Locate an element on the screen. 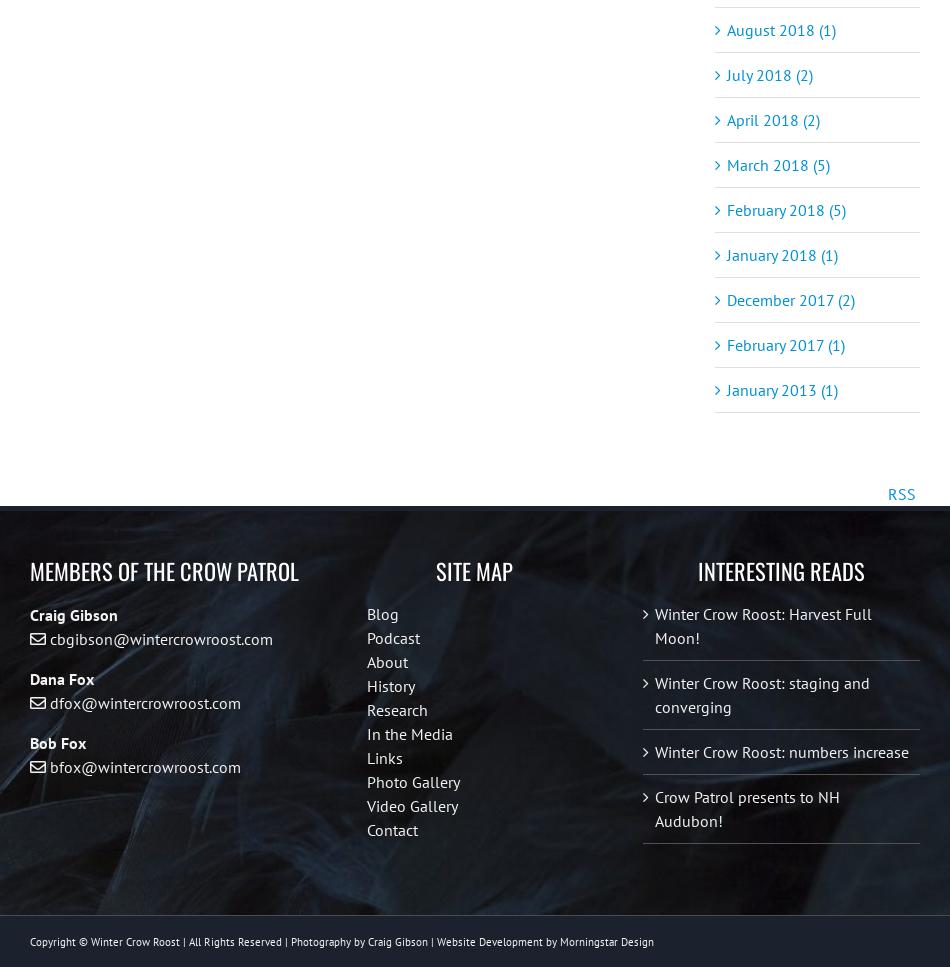  'January 2018 (1)' is located at coordinates (781, 254).